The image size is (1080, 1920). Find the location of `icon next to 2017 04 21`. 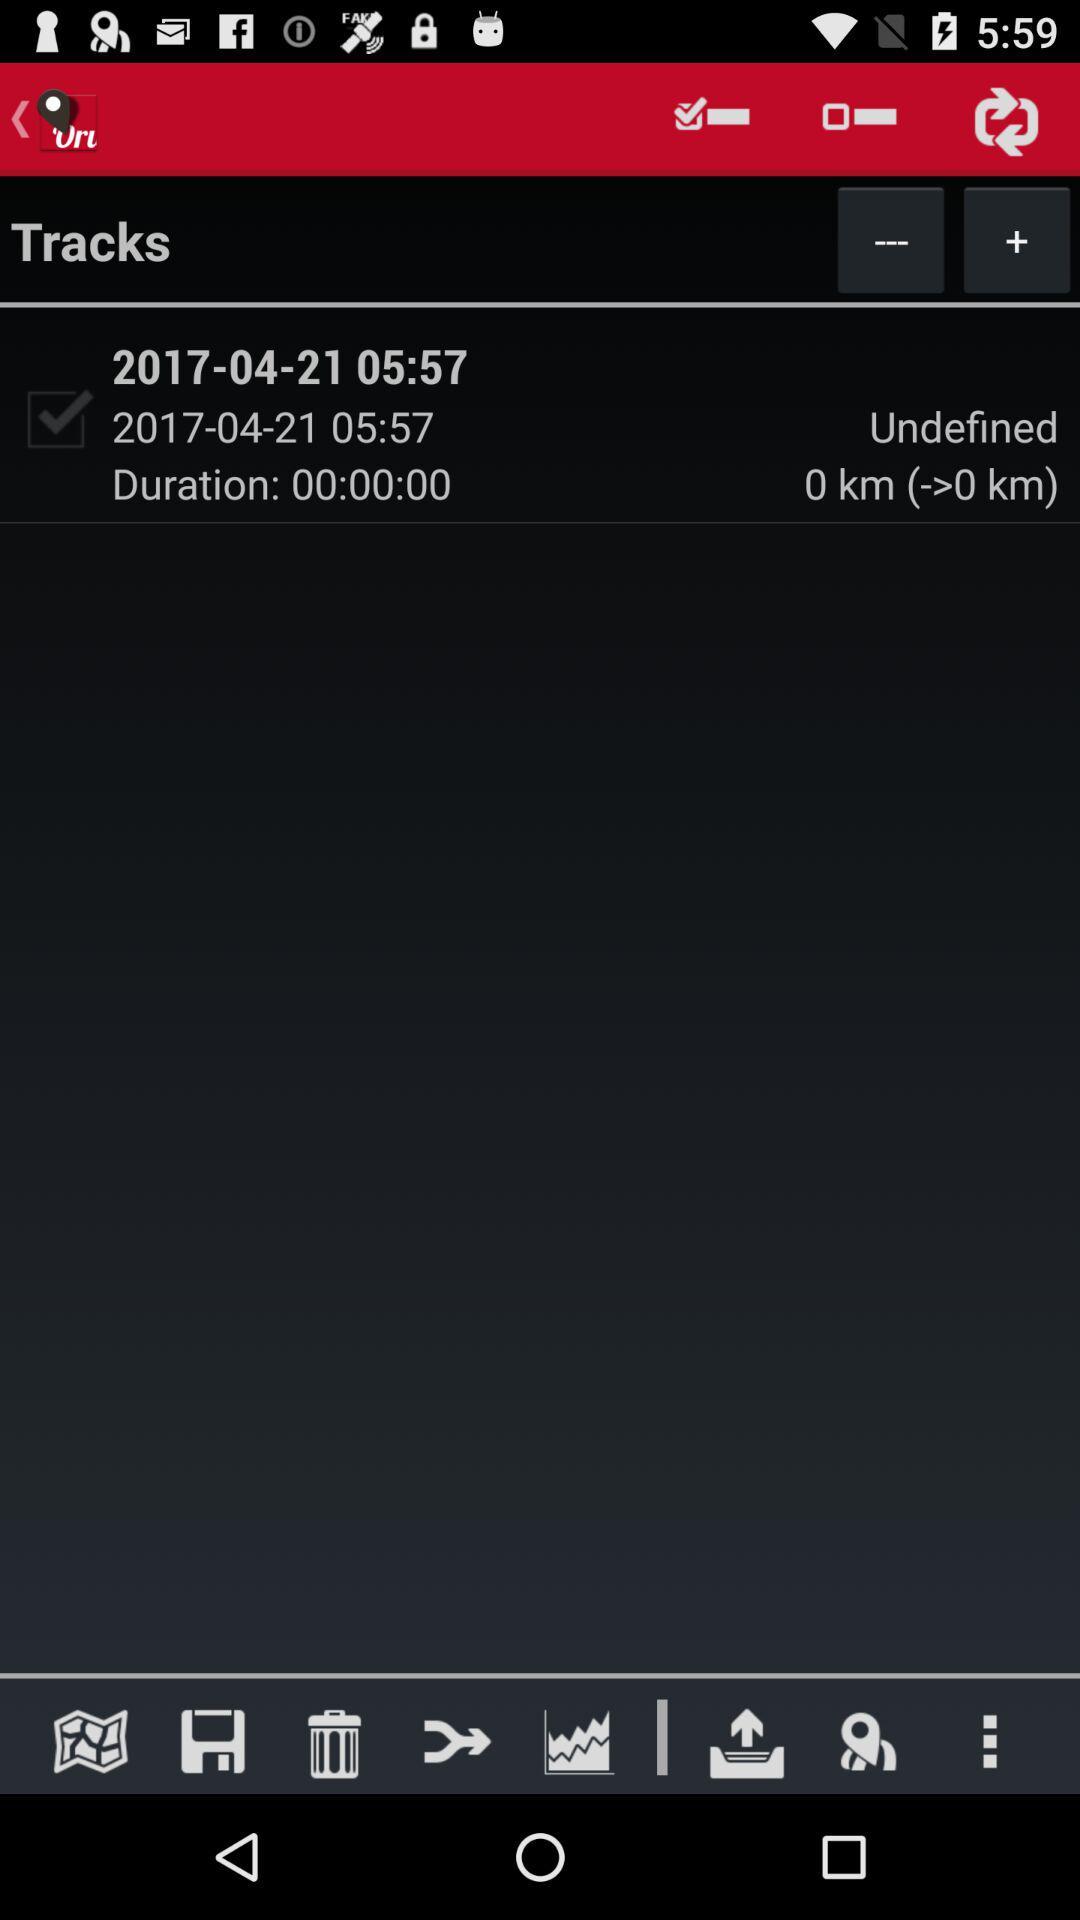

icon next to 2017 04 21 is located at coordinates (54, 418).